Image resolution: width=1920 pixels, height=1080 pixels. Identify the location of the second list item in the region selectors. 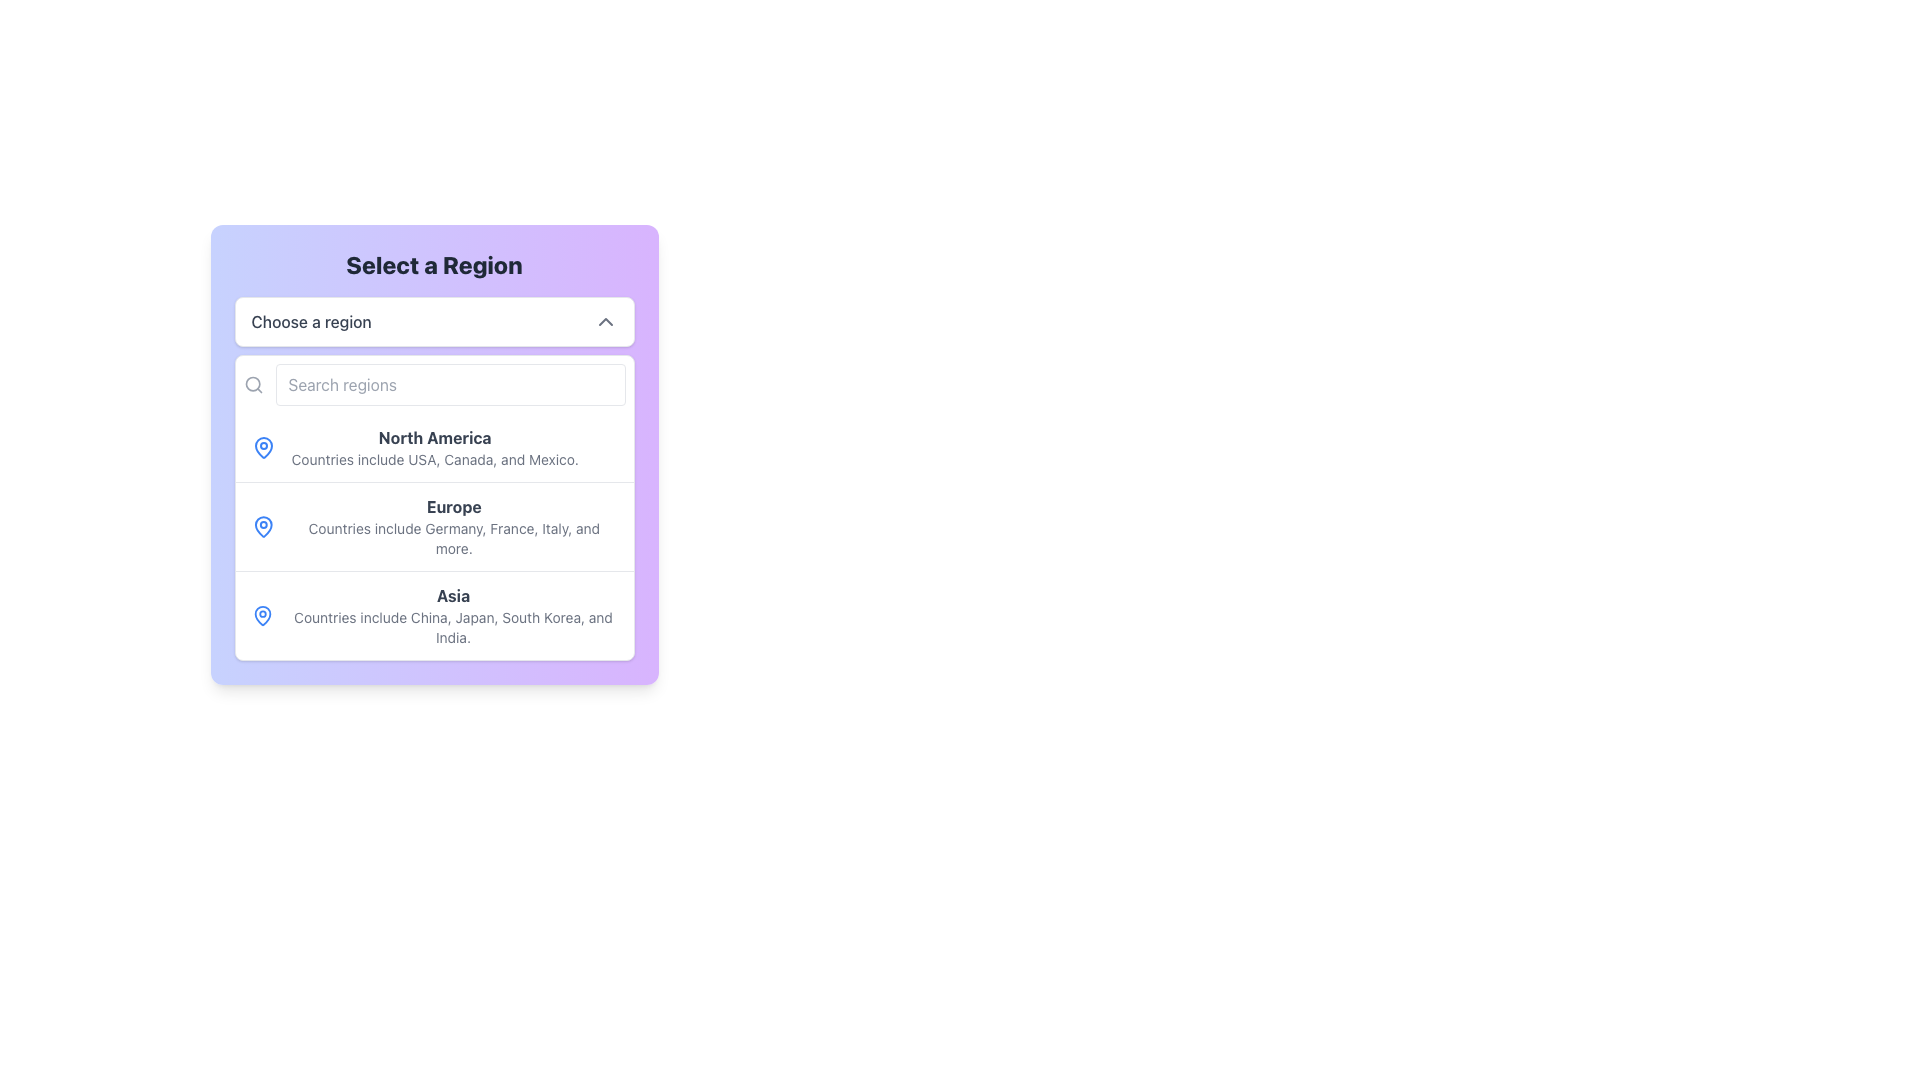
(433, 526).